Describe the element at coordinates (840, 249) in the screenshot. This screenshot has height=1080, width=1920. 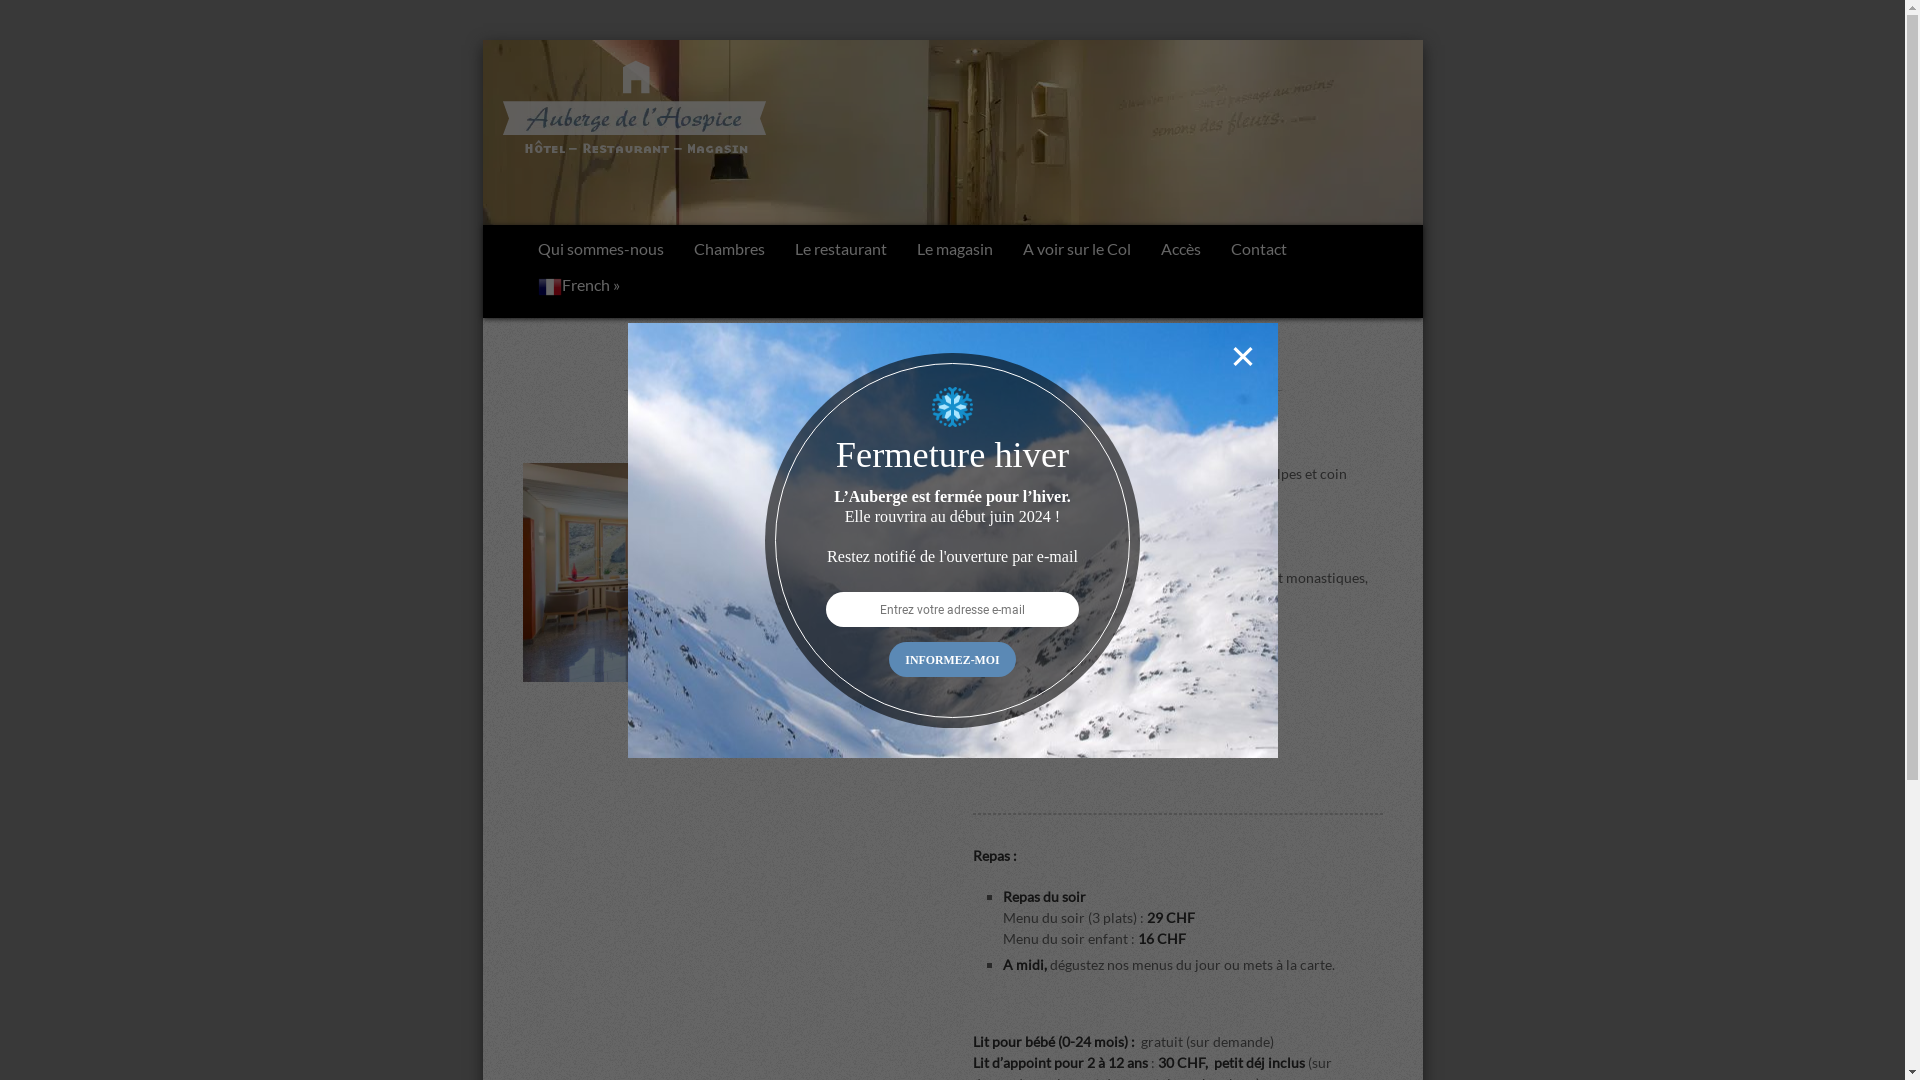
I see `'Le restaurant'` at that location.